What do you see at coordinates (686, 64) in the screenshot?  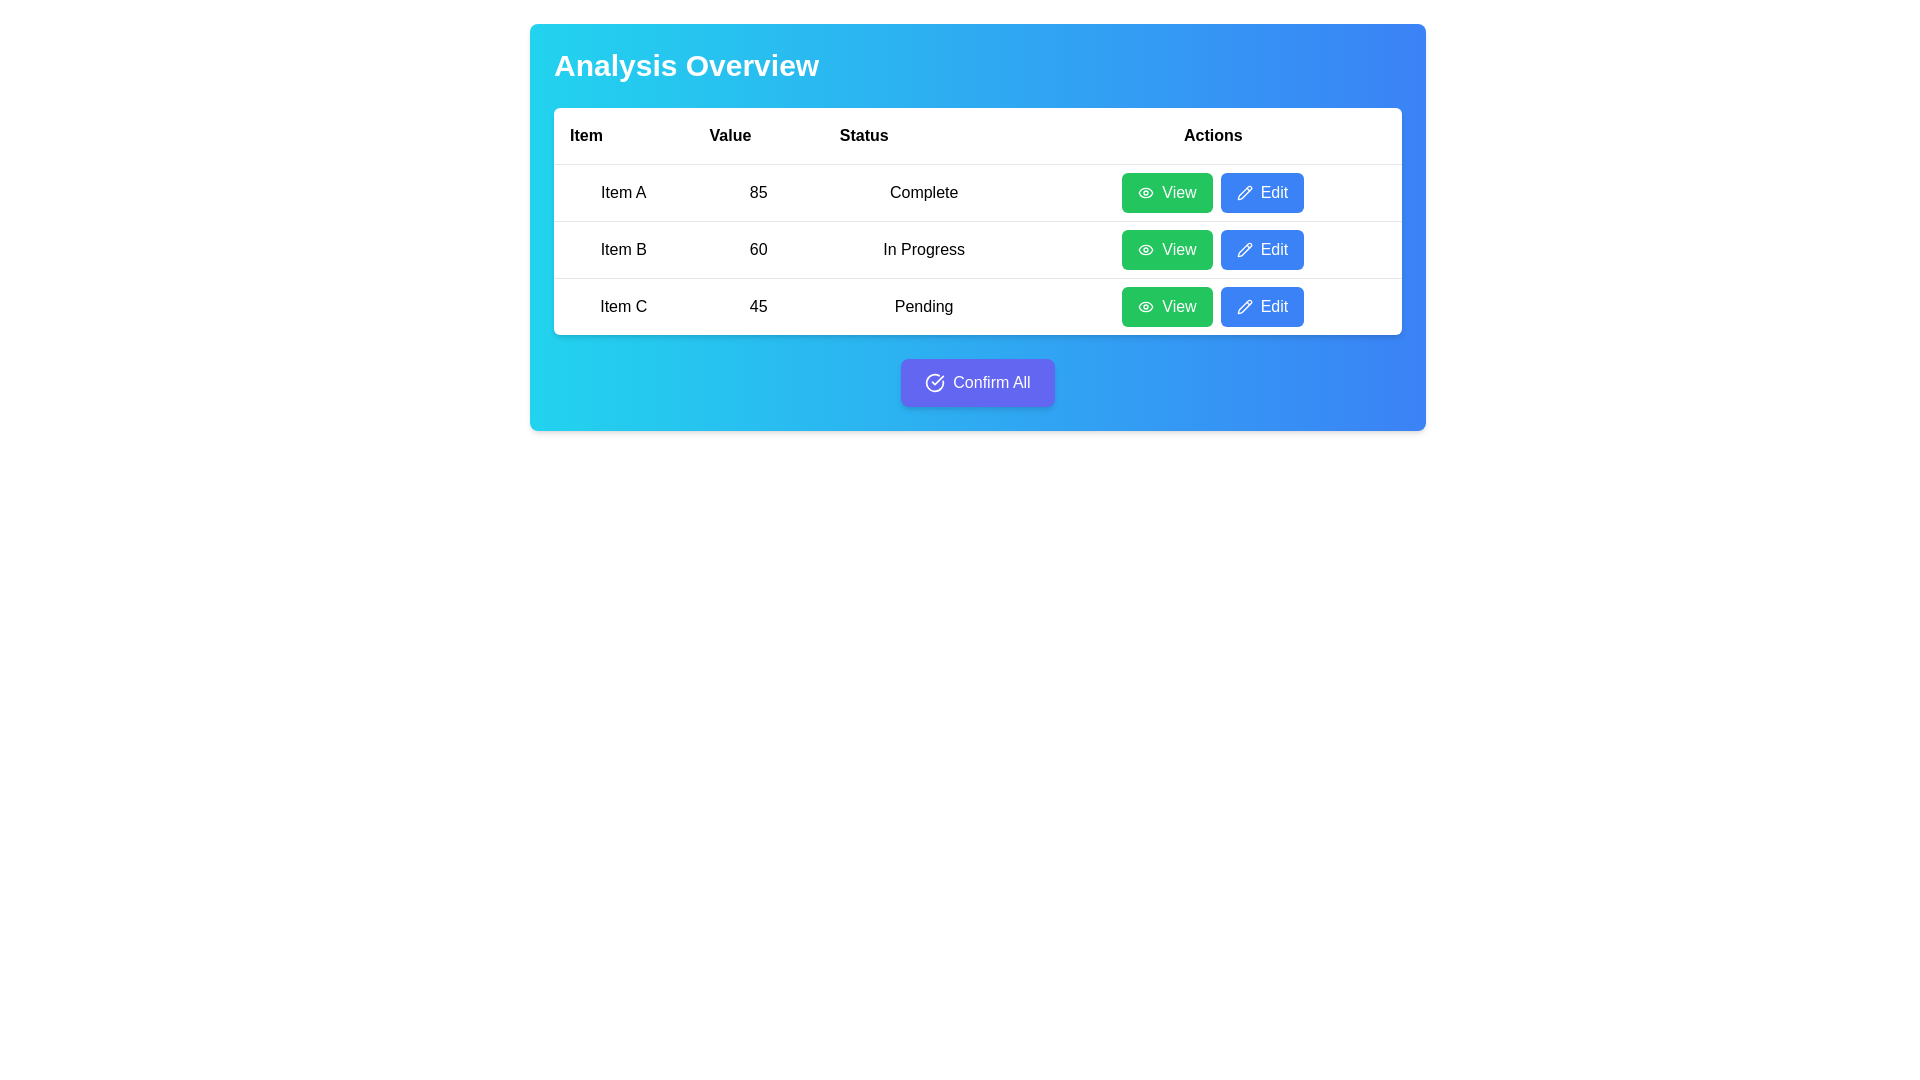 I see `the text label that serves as the title or heading for the panel, which is centrally aligned in the header bar at the top of the interface` at bounding box center [686, 64].